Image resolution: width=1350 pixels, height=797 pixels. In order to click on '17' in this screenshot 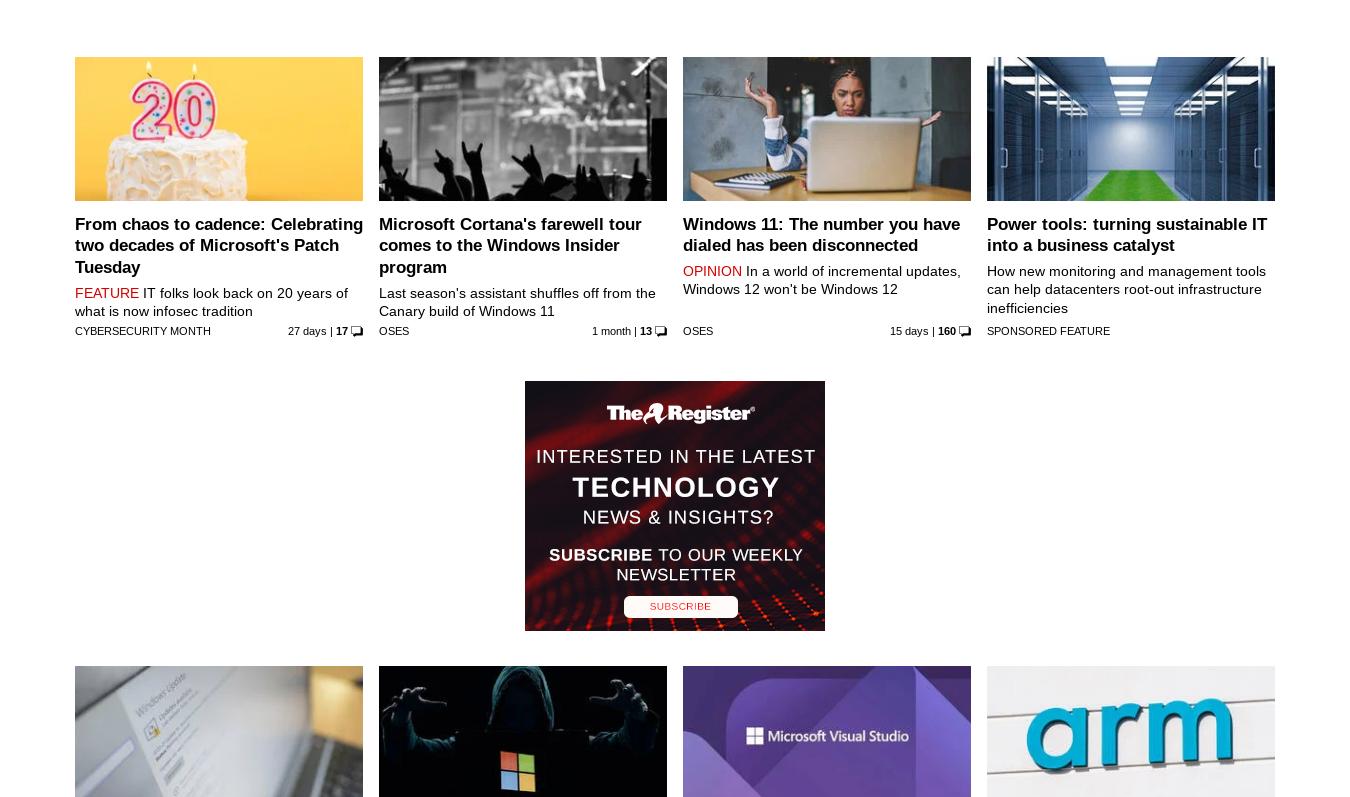, I will do `click(333, 329)`.